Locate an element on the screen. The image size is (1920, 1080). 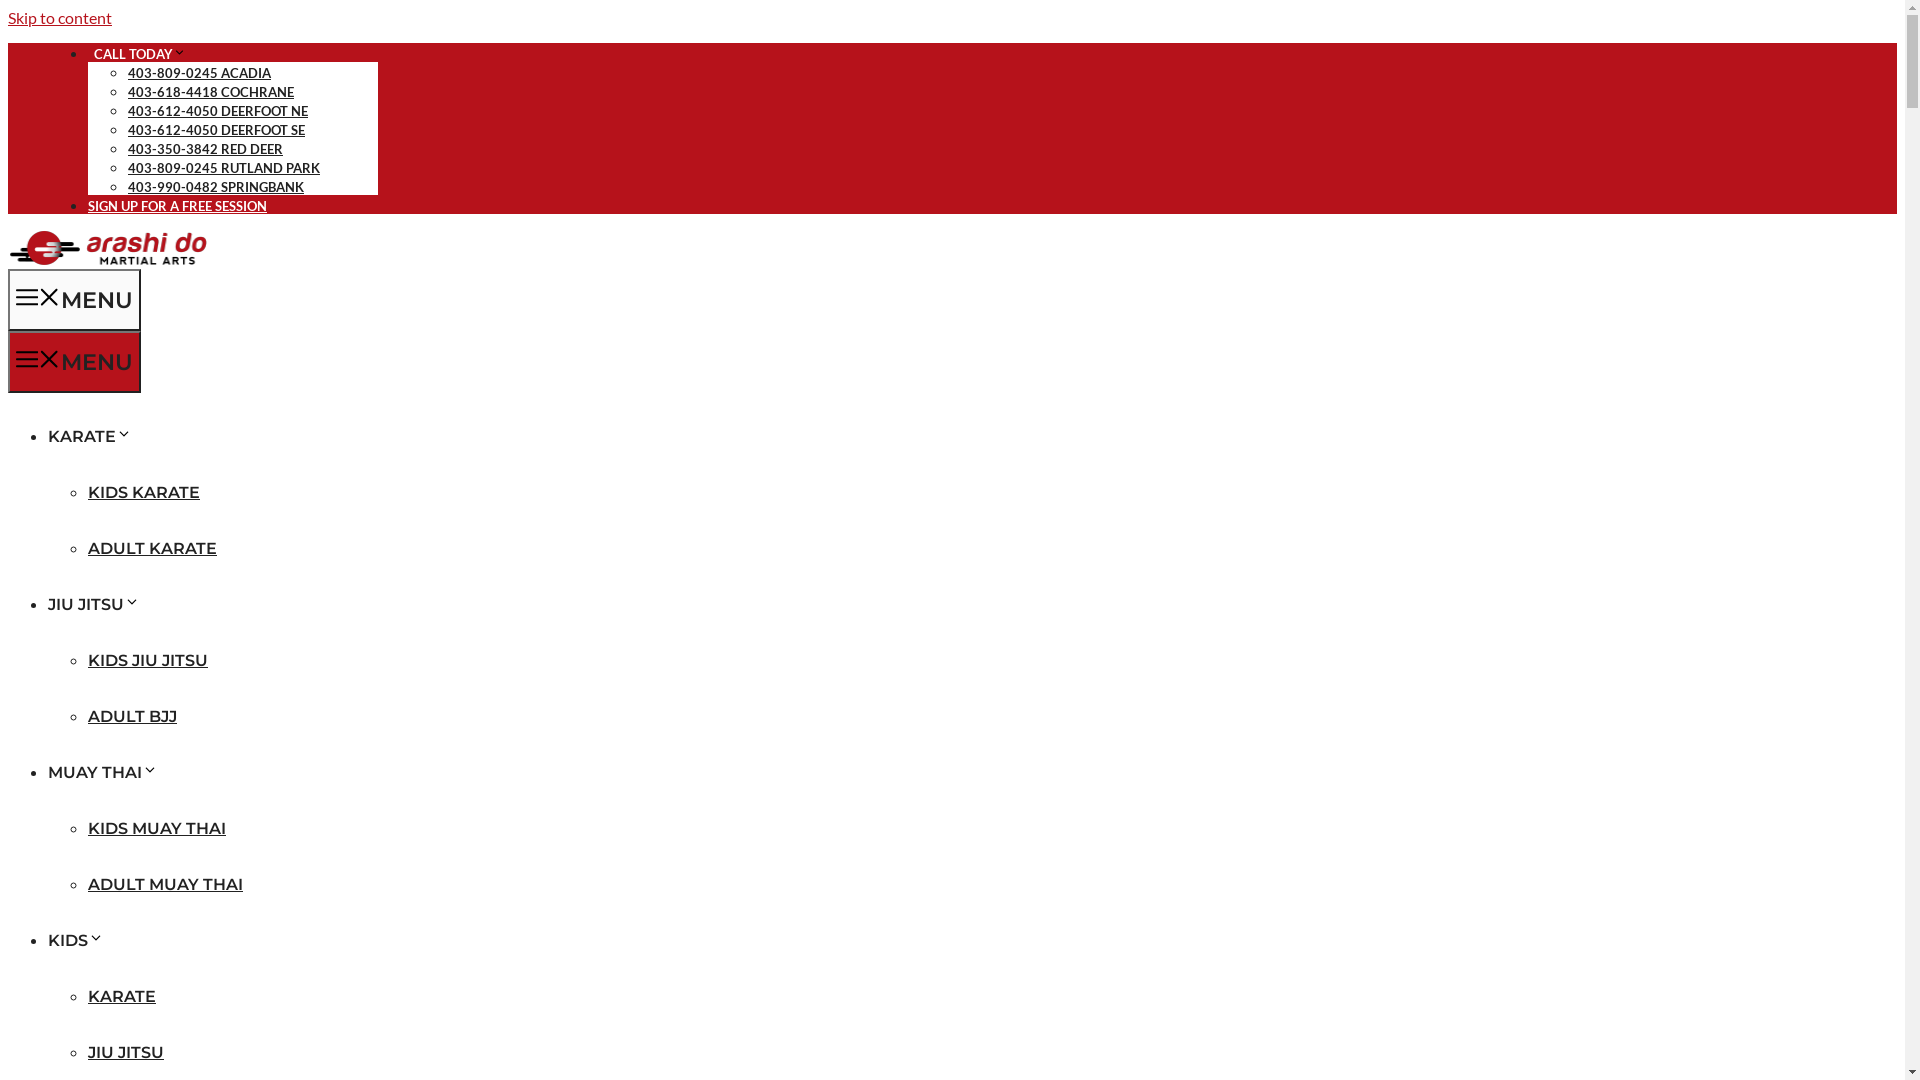
'403-809-0245 RUTLAND PARK' is located at coordinates (224, 167).